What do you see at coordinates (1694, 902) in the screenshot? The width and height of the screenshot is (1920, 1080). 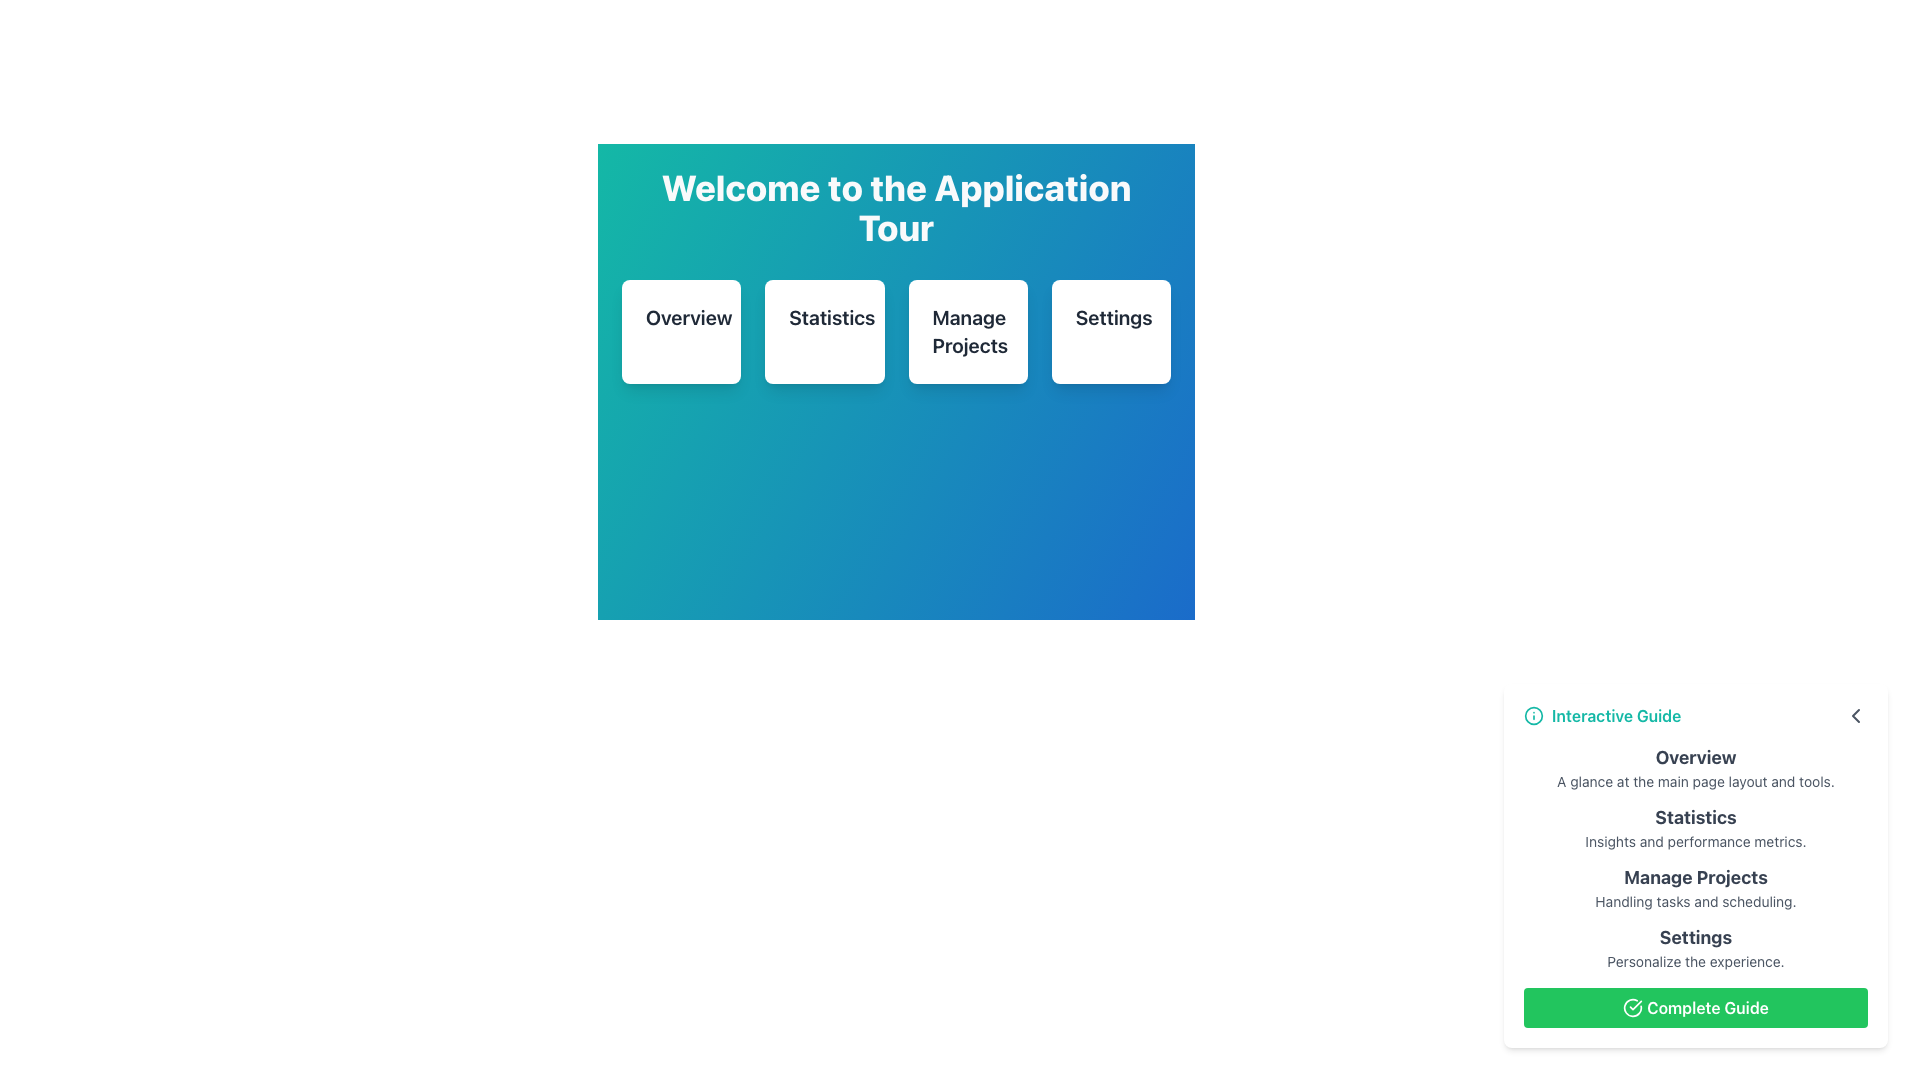 I see `the text label displaying 'Handling tasks and scheduling.' located below the 'Manage Projects' title in the right-hand panel of the interface` at bounding box center [1694, 902].